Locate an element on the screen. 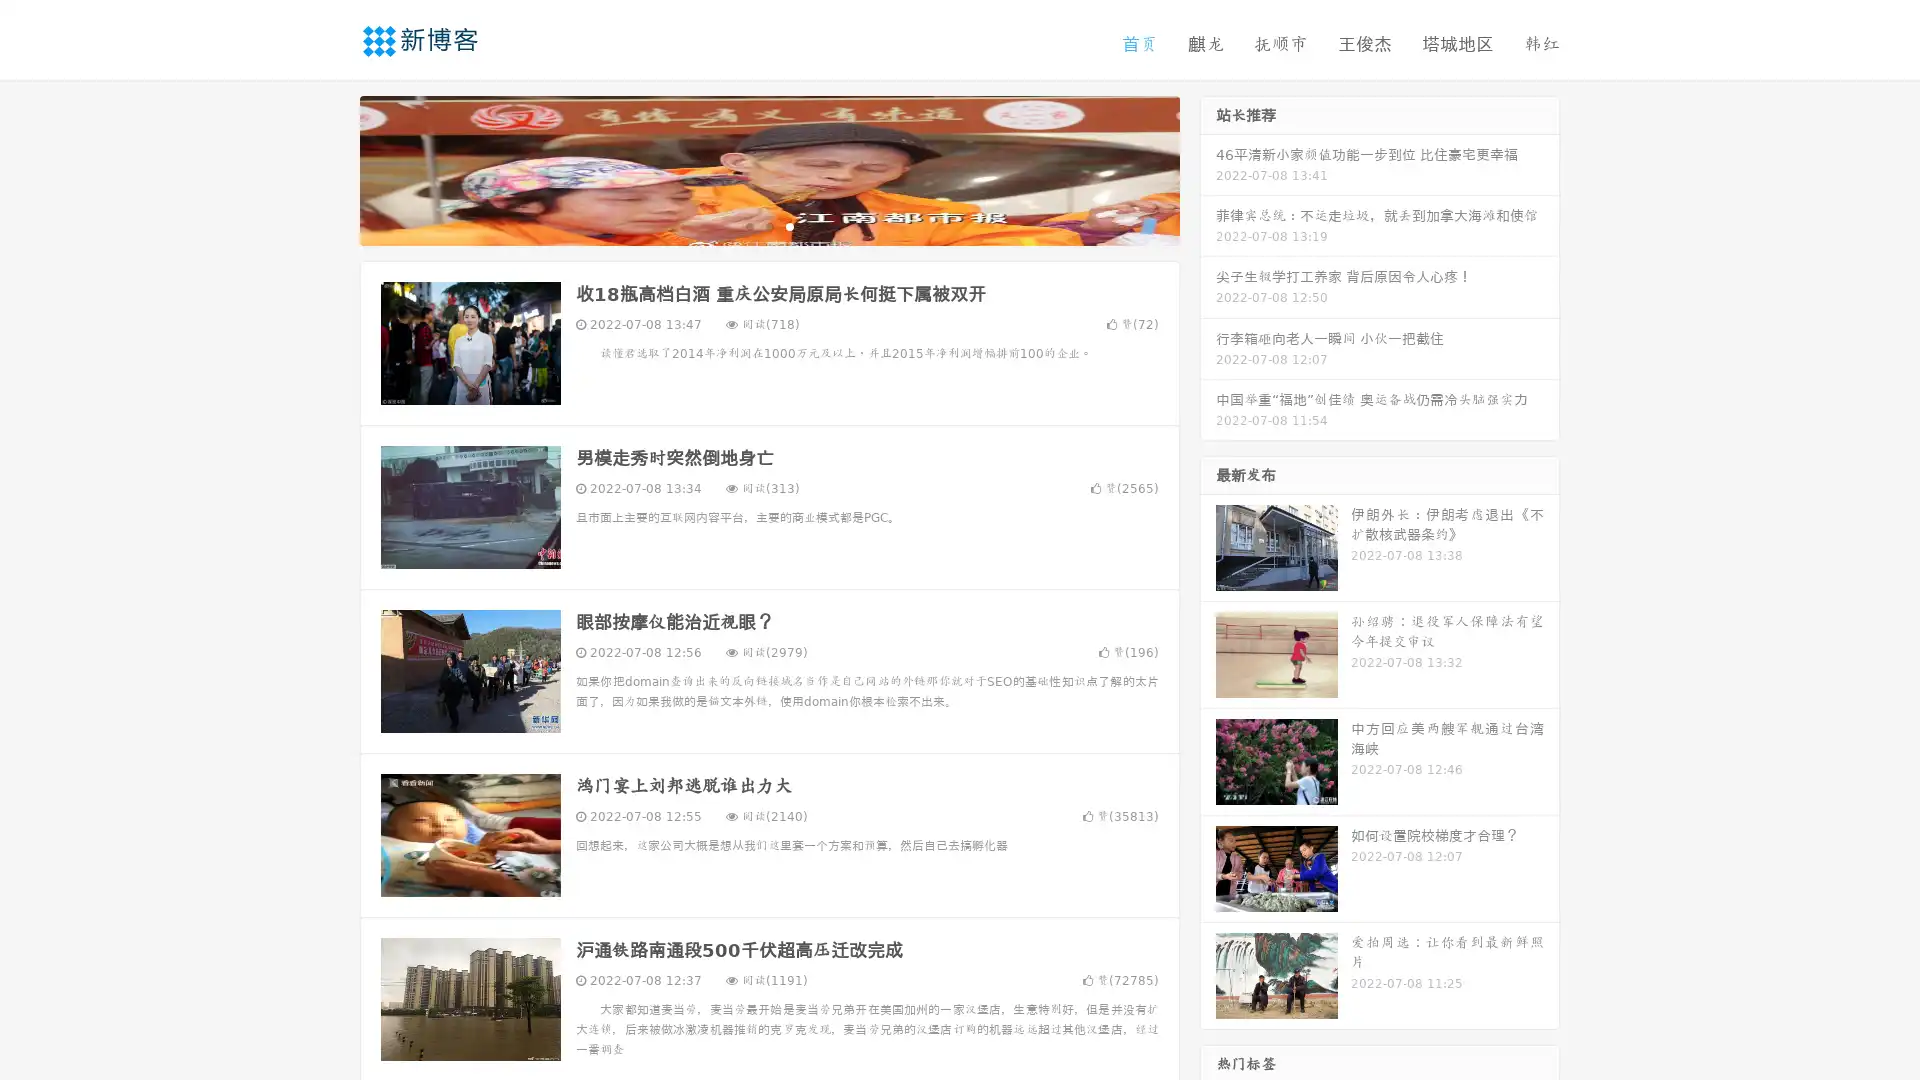 This screenshot has width=1920, height=1080. Go to slide 2 is located at coordinates (768, 225).